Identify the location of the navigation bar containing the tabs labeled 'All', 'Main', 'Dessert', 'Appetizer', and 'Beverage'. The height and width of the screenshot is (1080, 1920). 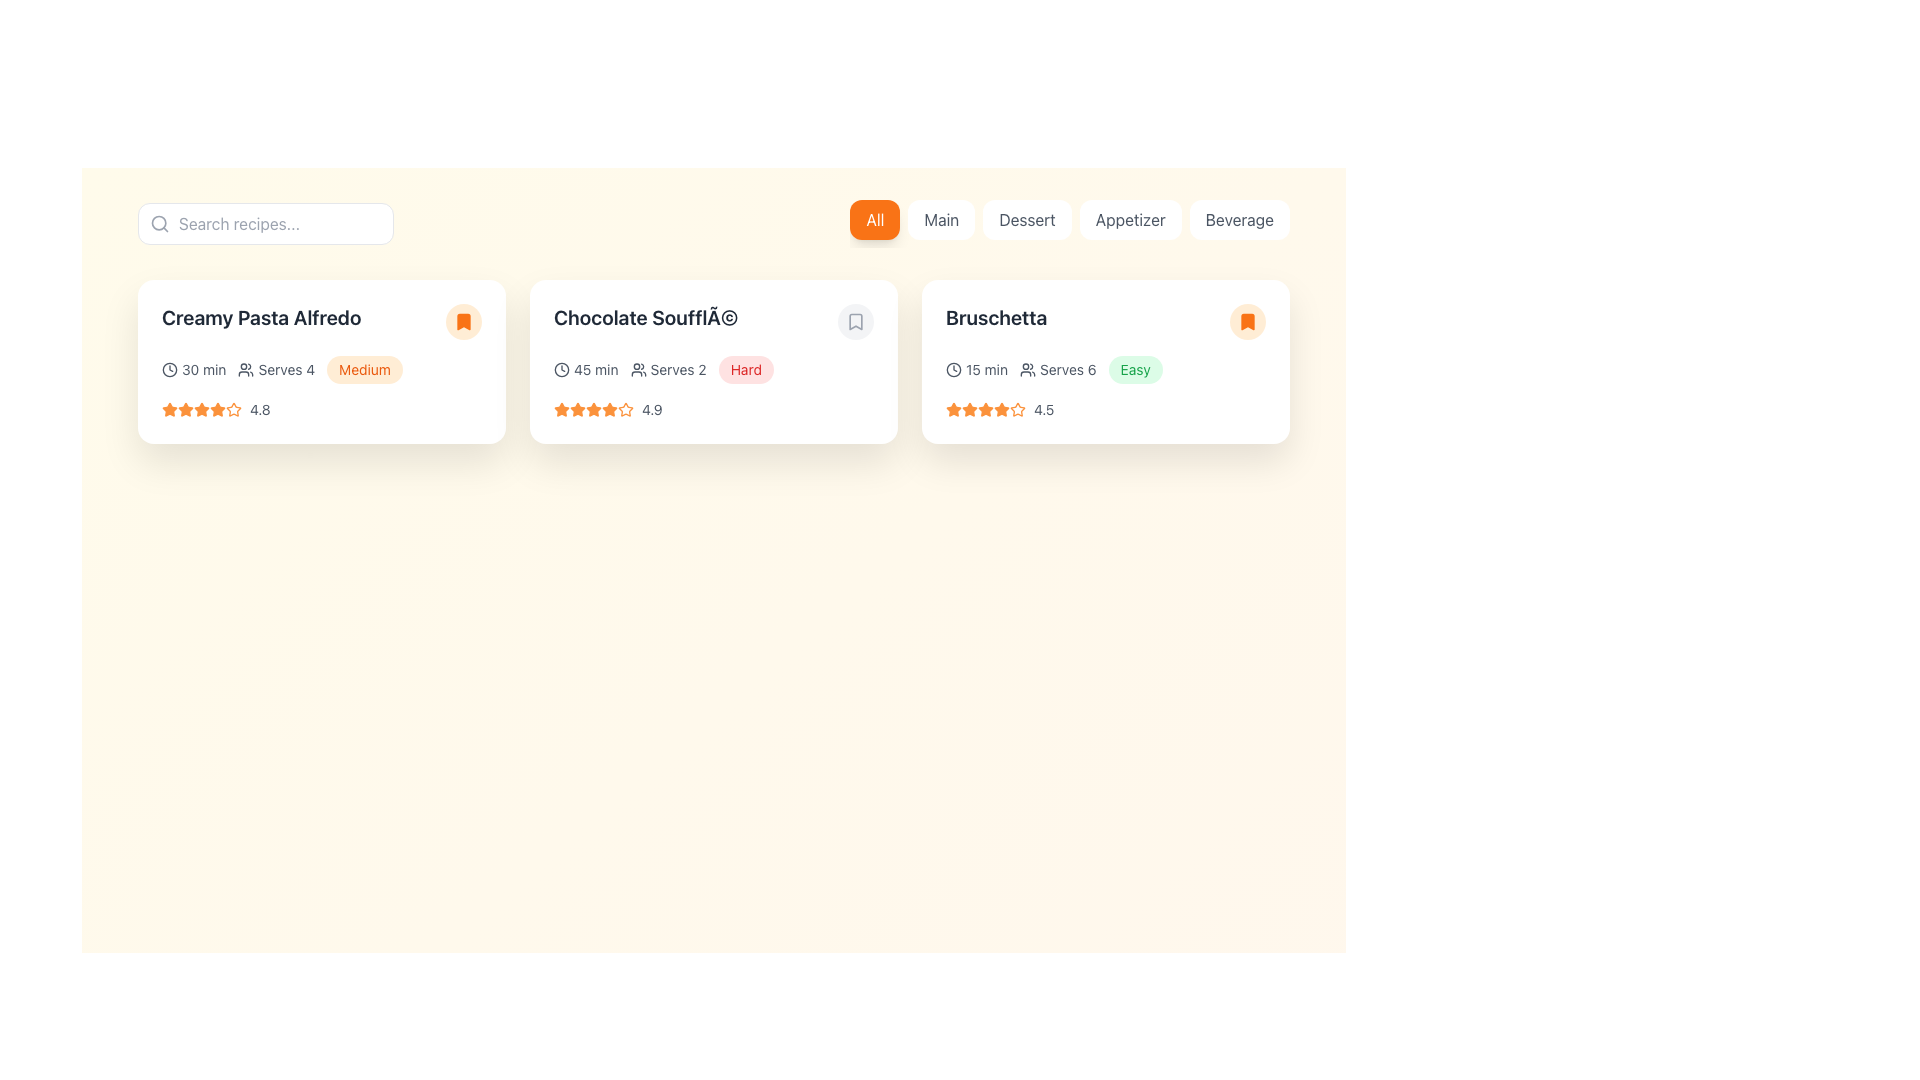
(1069, 223).